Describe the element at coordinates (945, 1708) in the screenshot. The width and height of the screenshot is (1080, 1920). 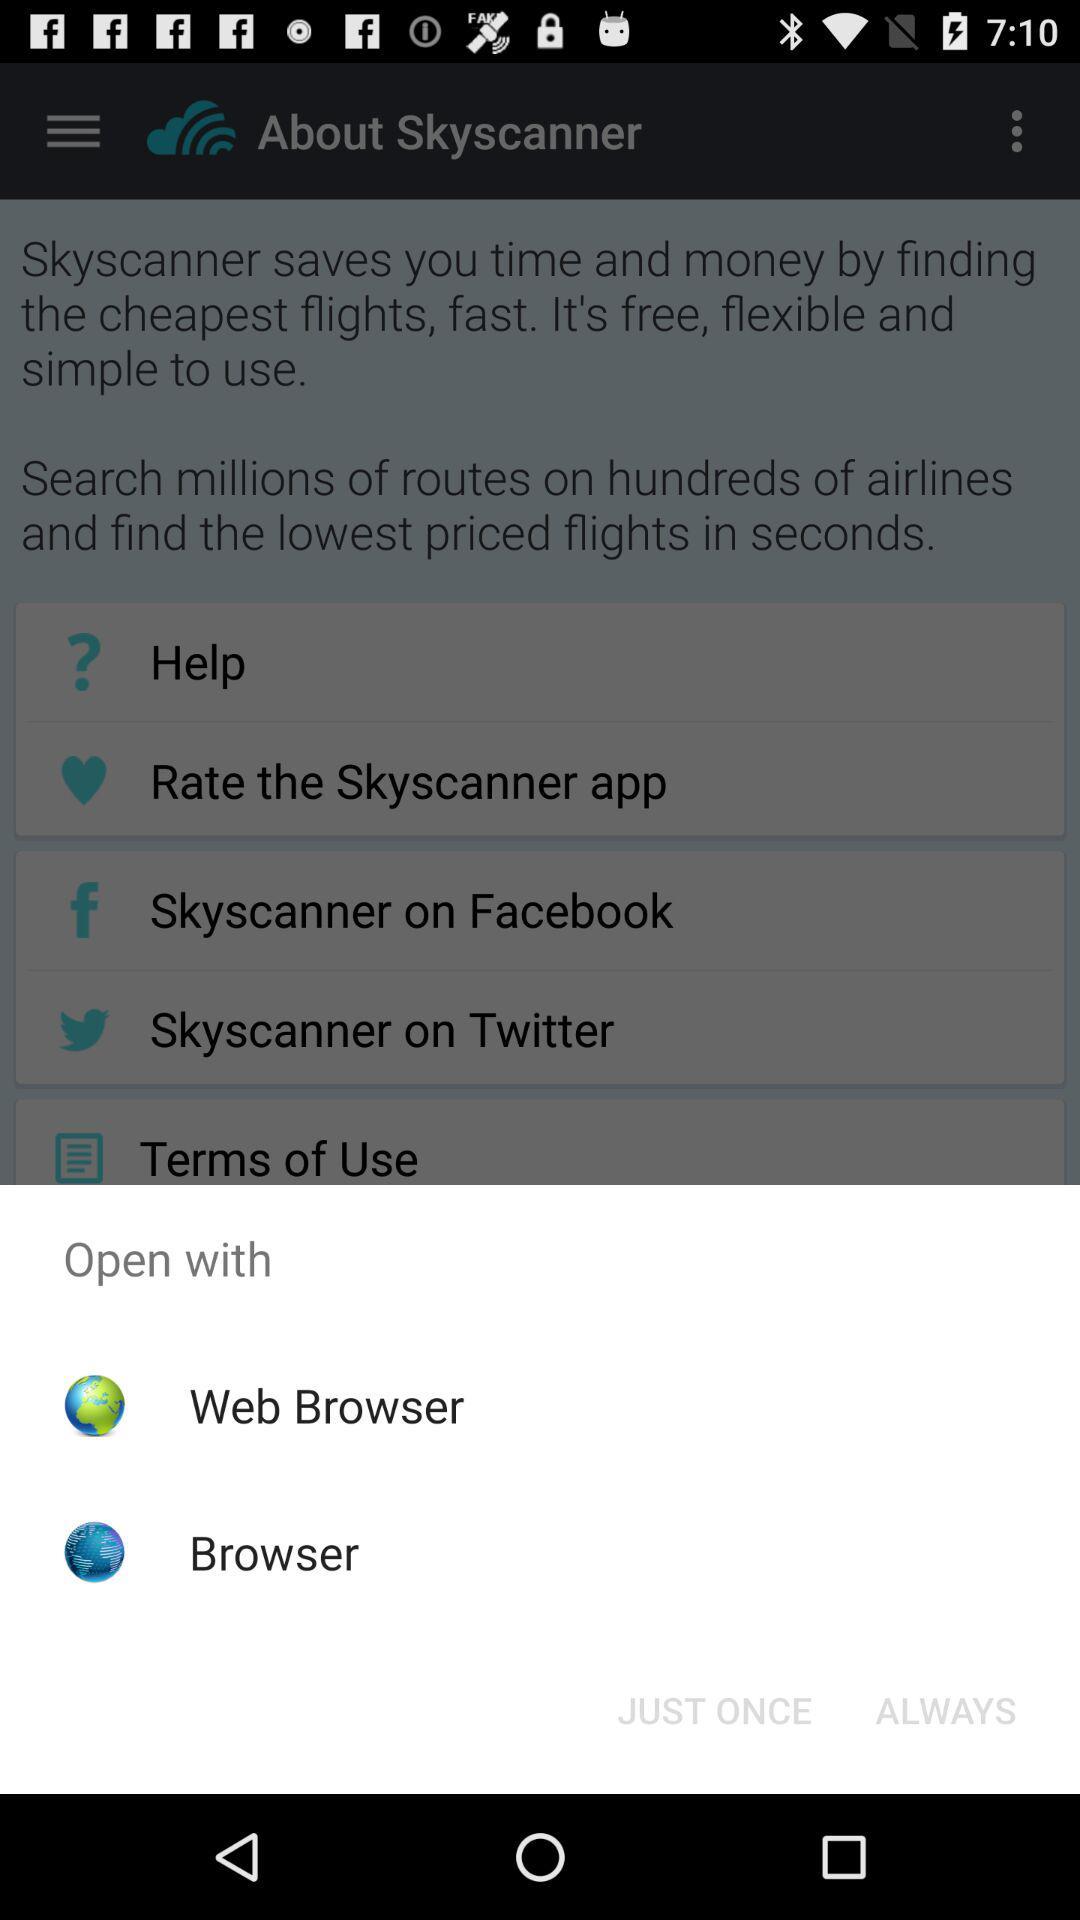
I see `the item to the right of just once` at that location.